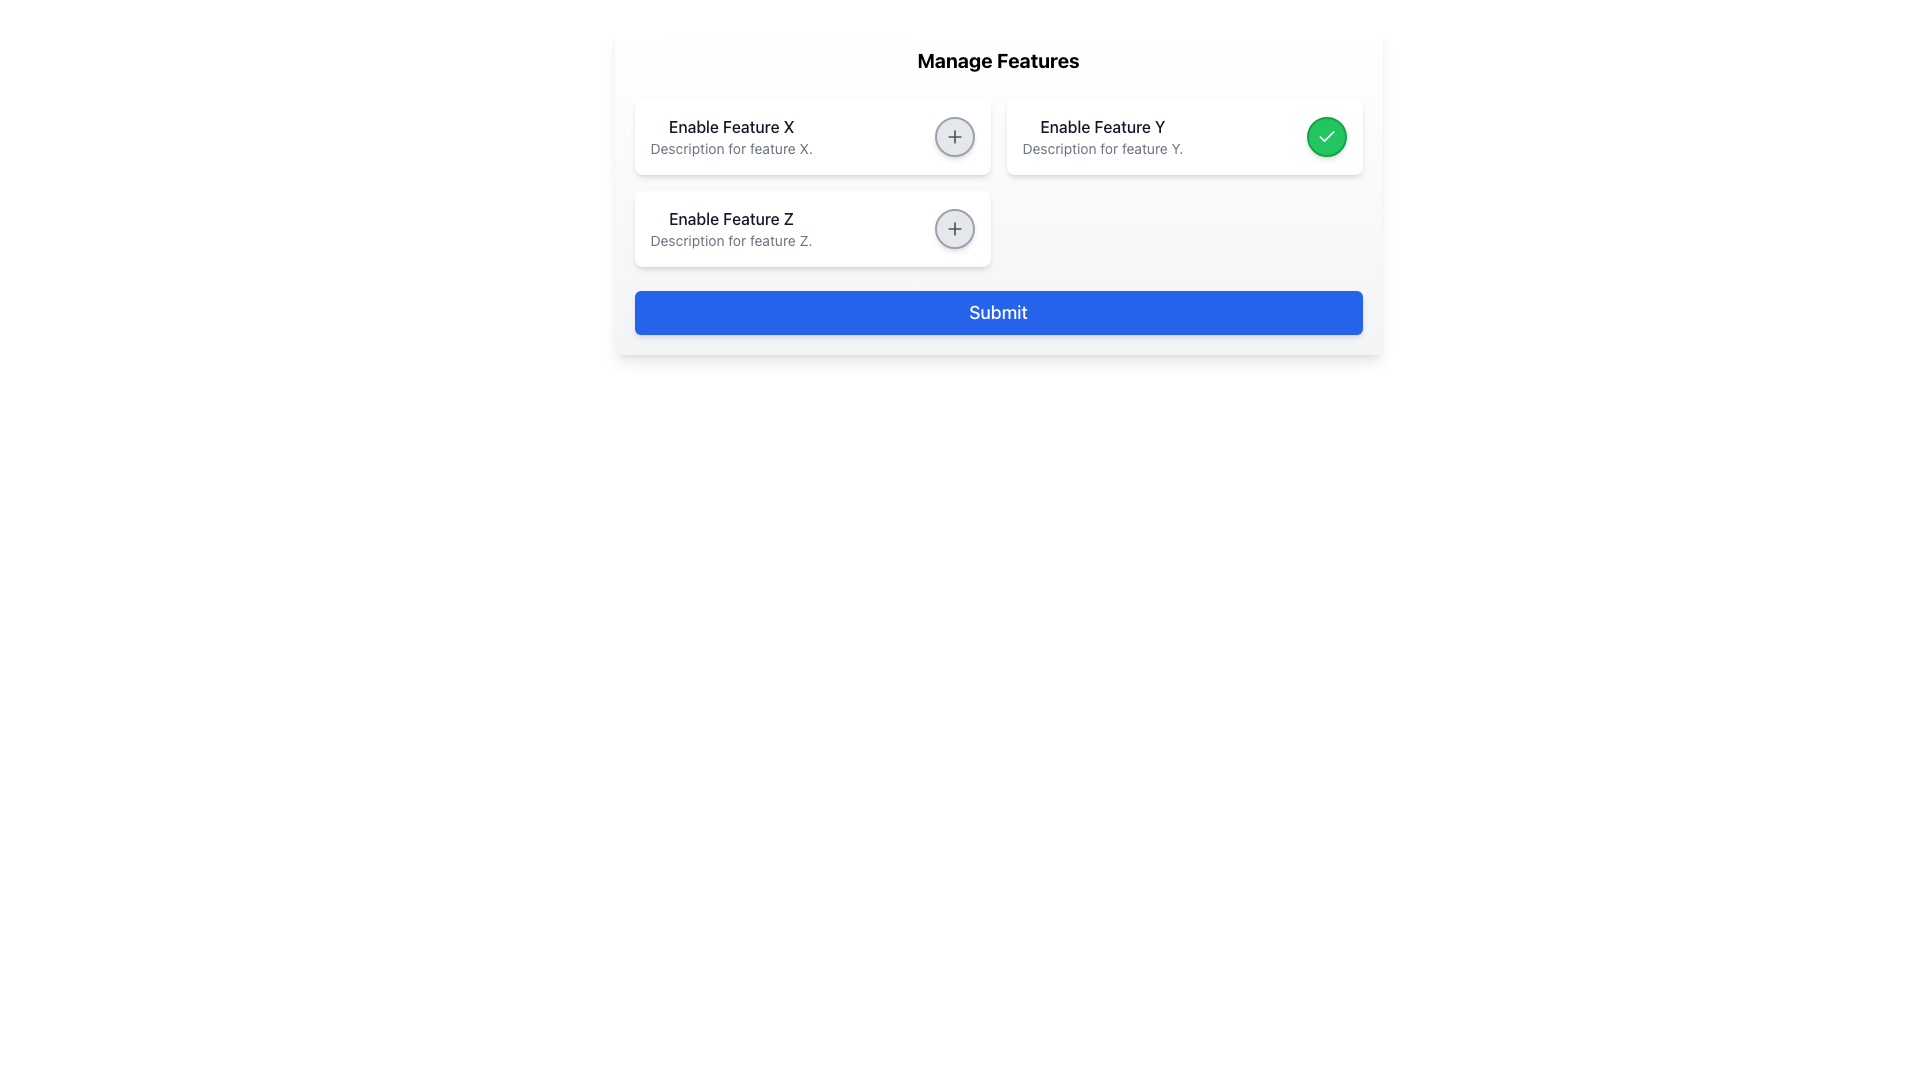 The width and height of the screenshot is (1920, 1080). What do you see at coordinates (953, 136) in the screenshot?
I see `the icon-based button located above the Submit button, which is associated with enabling Feature Z` at bounding box center [953, 136].